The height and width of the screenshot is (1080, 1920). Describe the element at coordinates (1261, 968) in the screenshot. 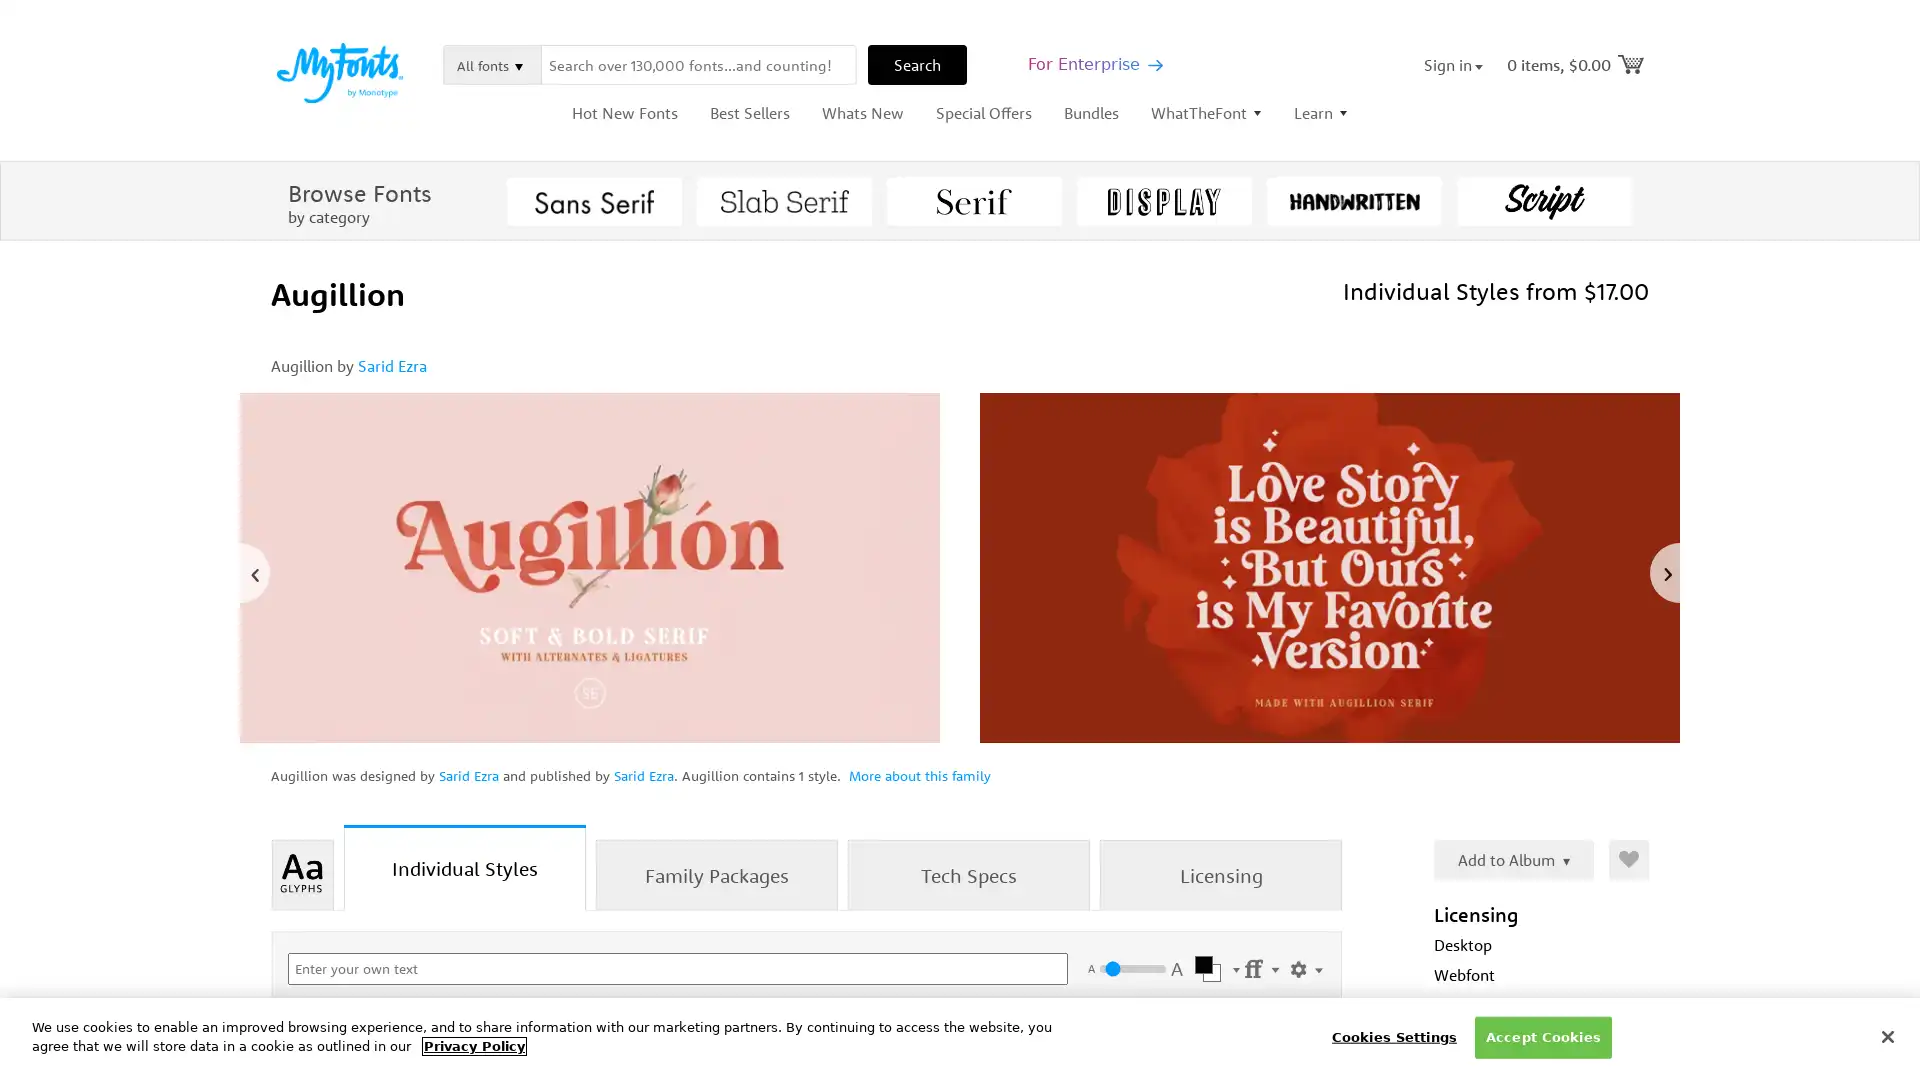

I see `Settings Menu` at that location.